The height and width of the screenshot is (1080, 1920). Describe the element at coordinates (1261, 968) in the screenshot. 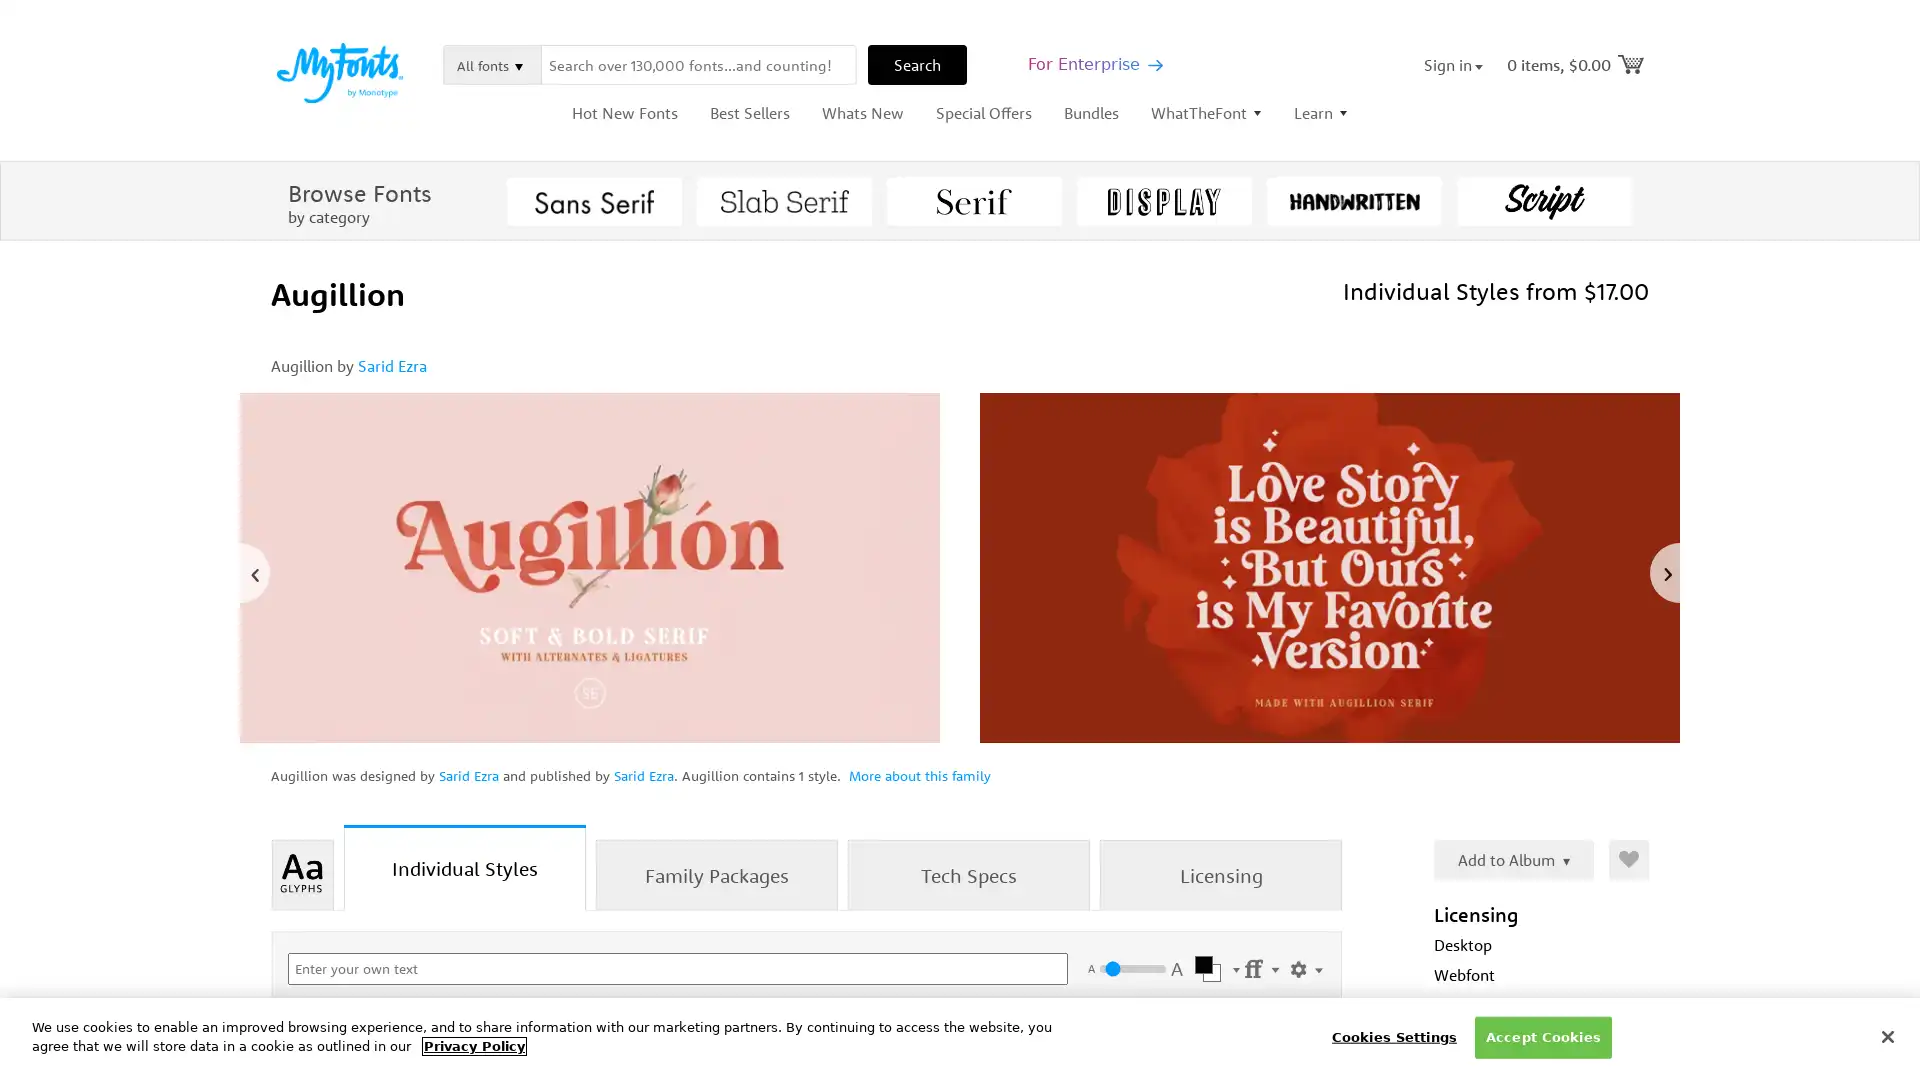

I see `Settings Menu` at that location.